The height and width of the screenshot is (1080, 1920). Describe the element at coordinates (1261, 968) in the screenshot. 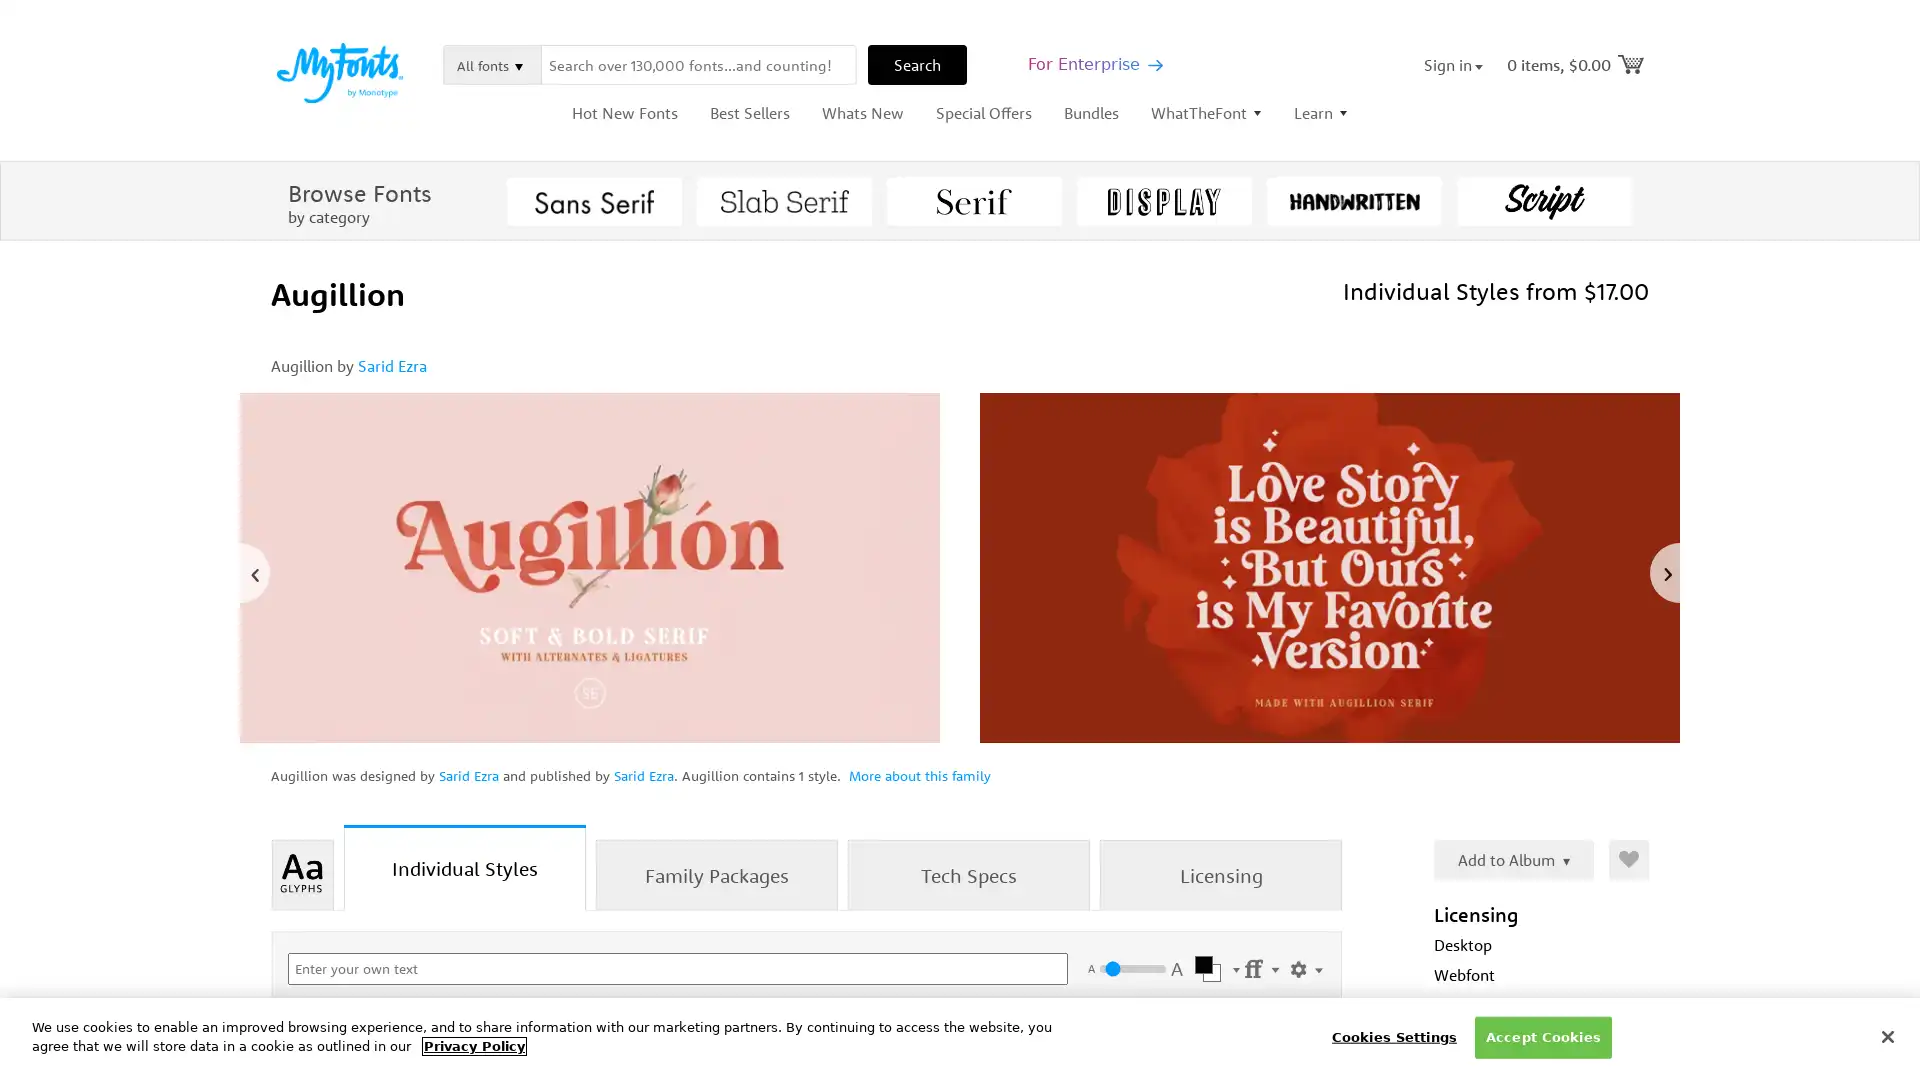

I see `Settings Menu` at that location.